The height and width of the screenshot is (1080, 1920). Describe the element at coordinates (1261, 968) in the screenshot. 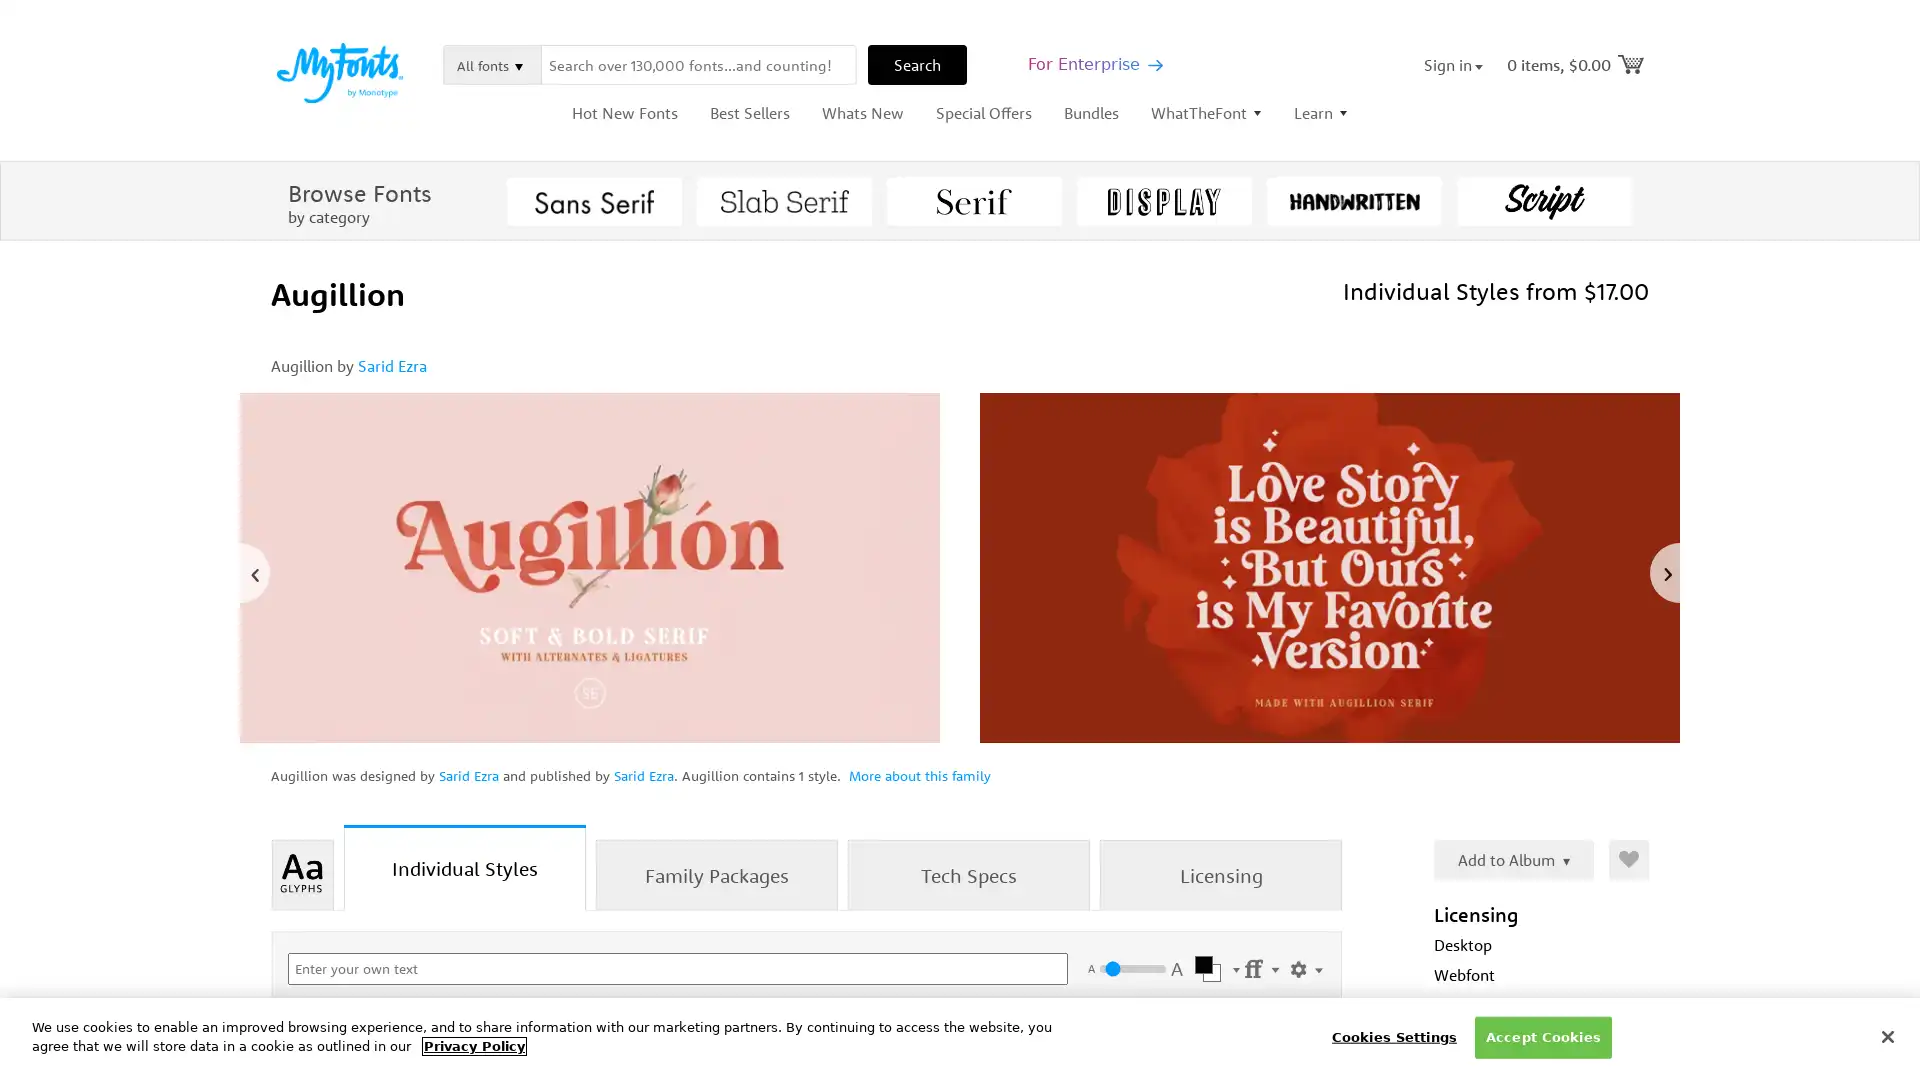

I see `Settings Menu` at that location.